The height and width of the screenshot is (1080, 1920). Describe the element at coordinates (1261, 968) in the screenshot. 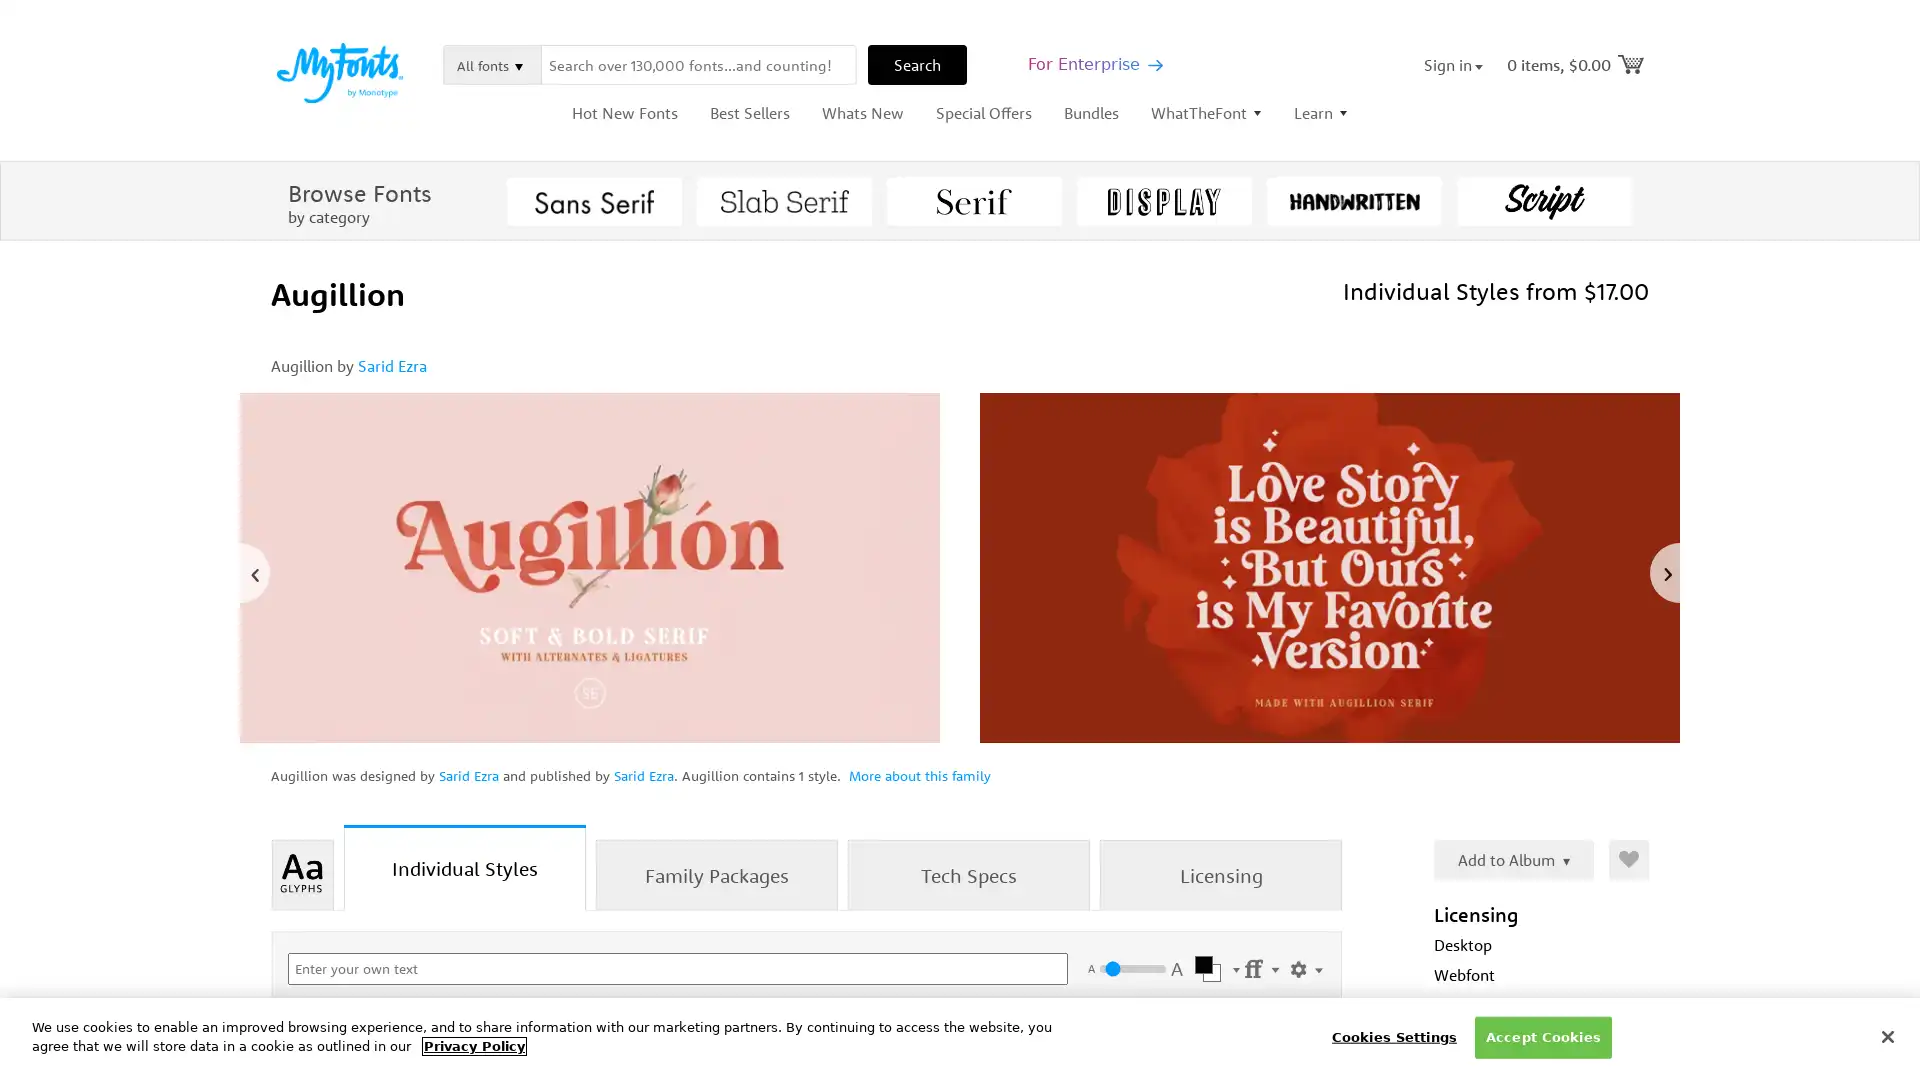

I see `Settings Menu` at that location.